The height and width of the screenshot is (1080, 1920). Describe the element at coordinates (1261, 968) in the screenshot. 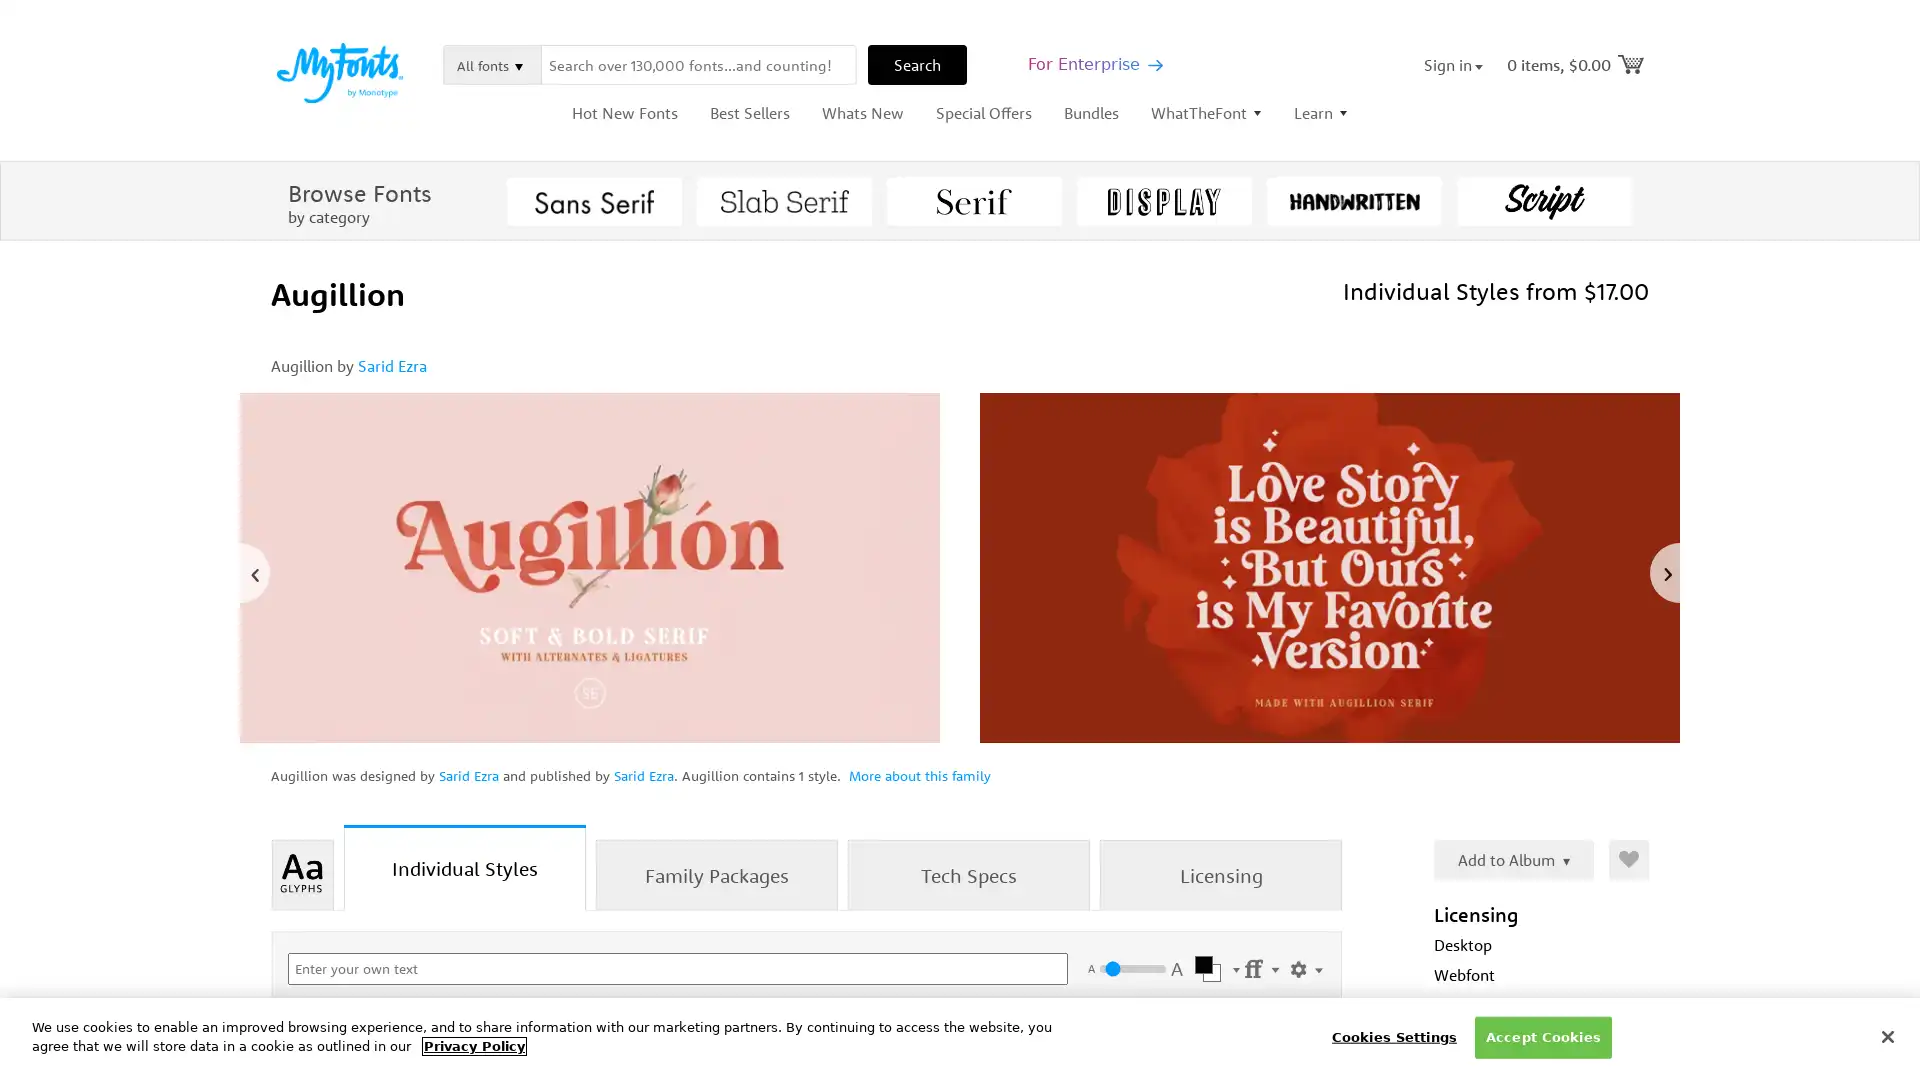

I see `Settings Menu` at that location.